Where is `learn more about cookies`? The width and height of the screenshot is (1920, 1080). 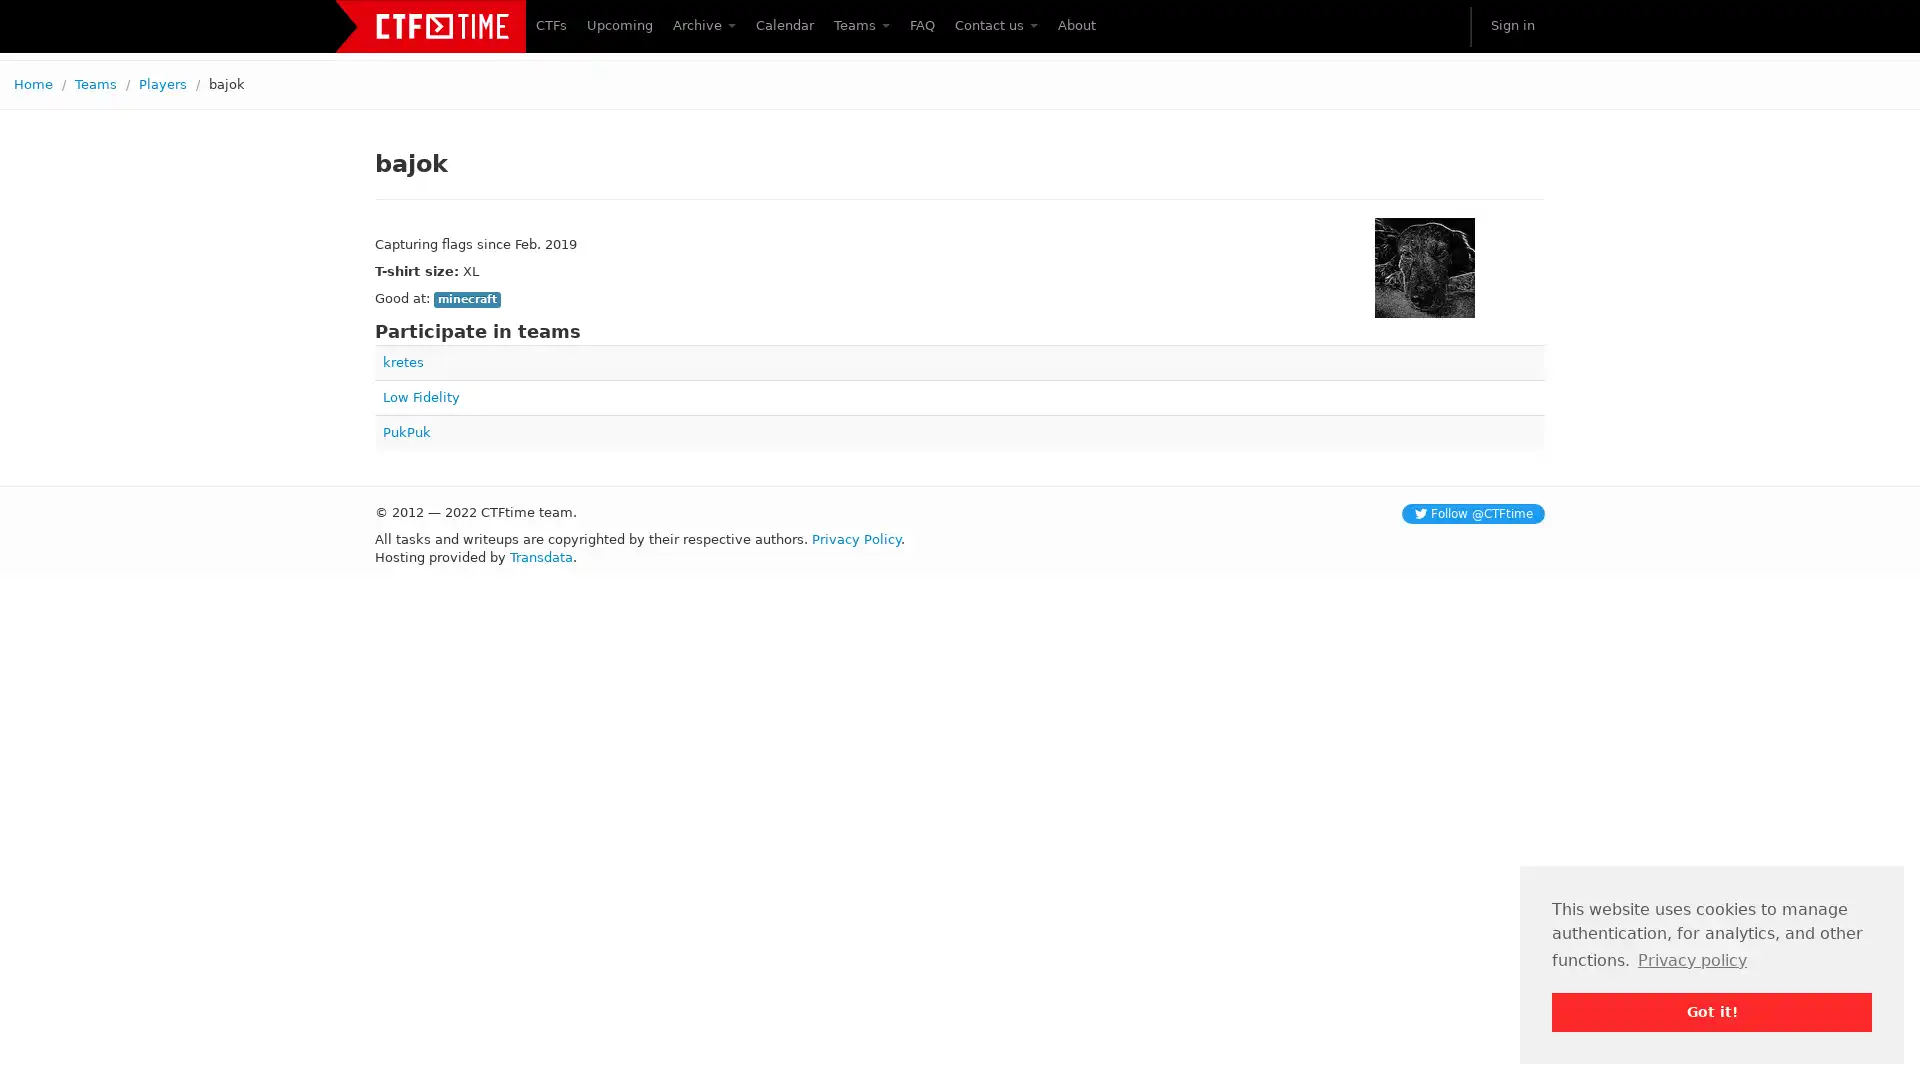 learn more about cookies is located at coordinates (1691, 959).